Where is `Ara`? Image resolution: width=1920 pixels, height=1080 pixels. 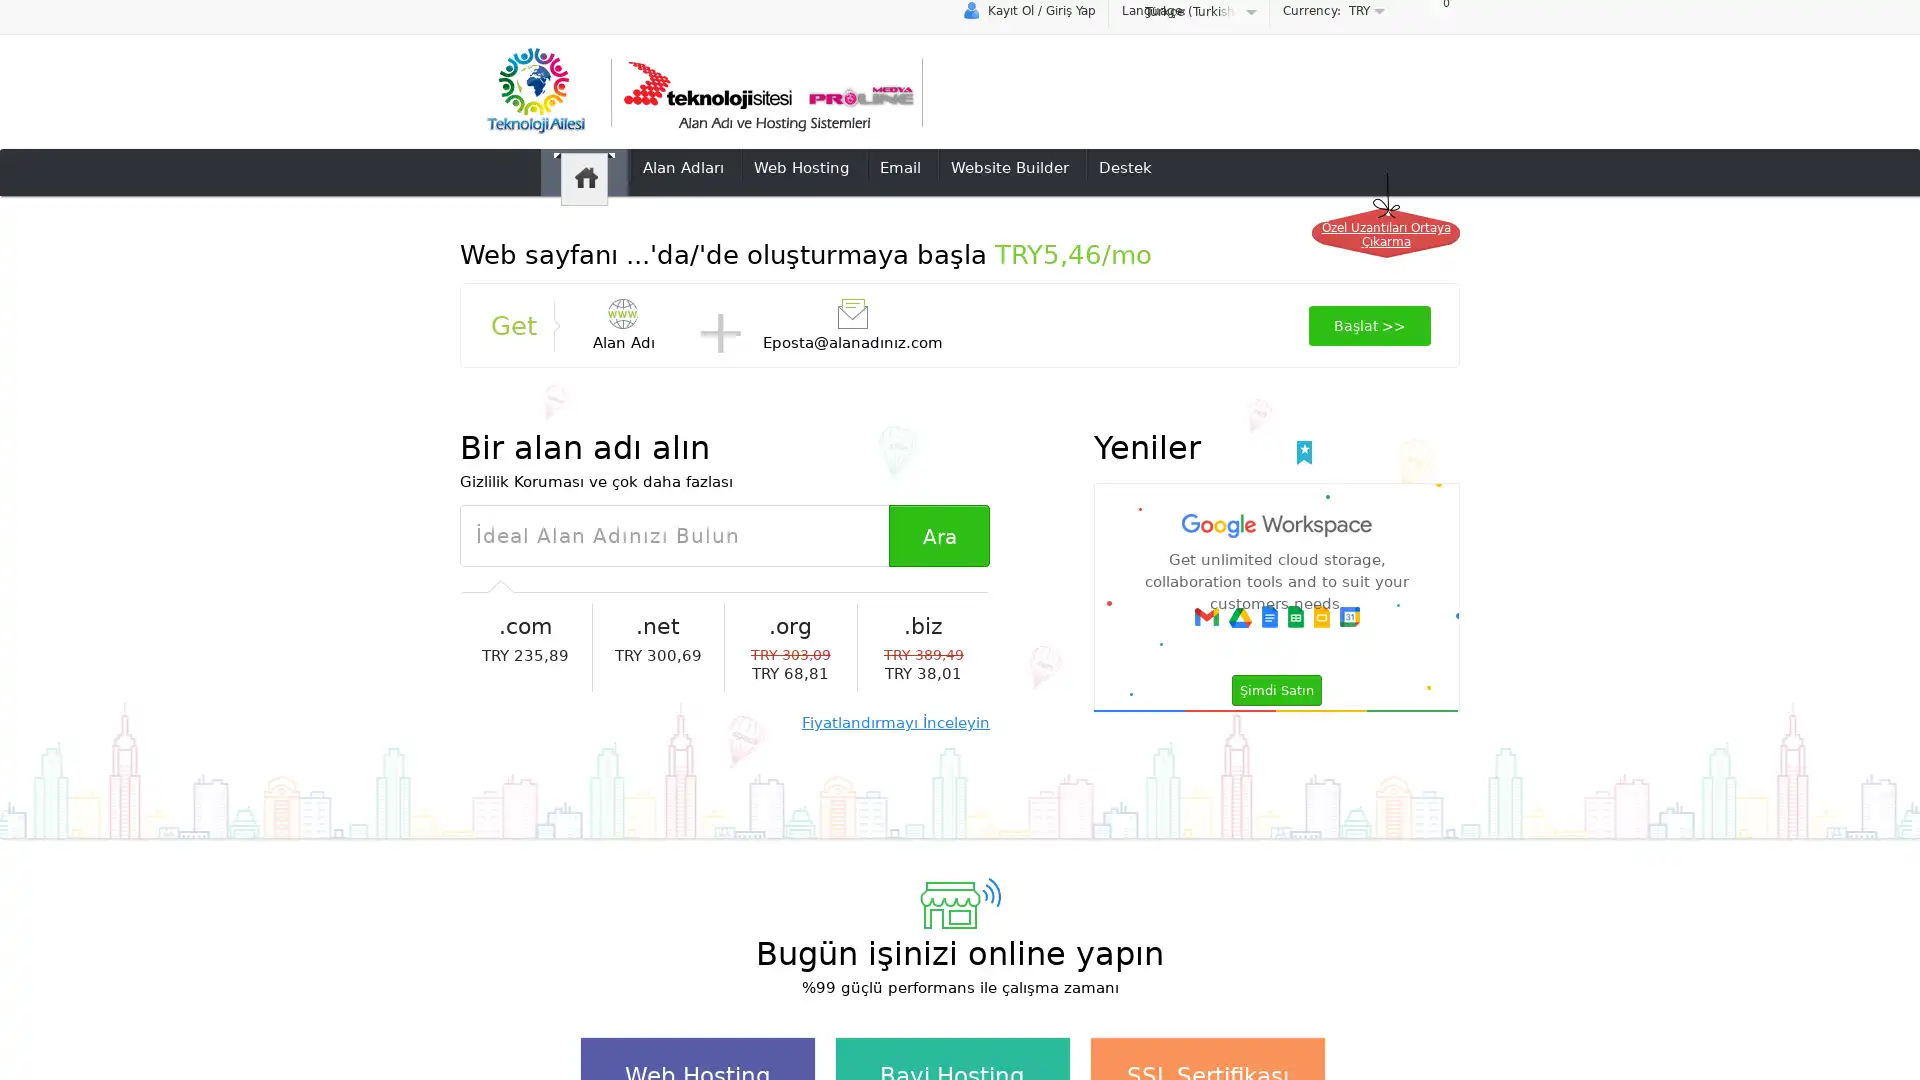 Ara is located at coordinates (938, 534).